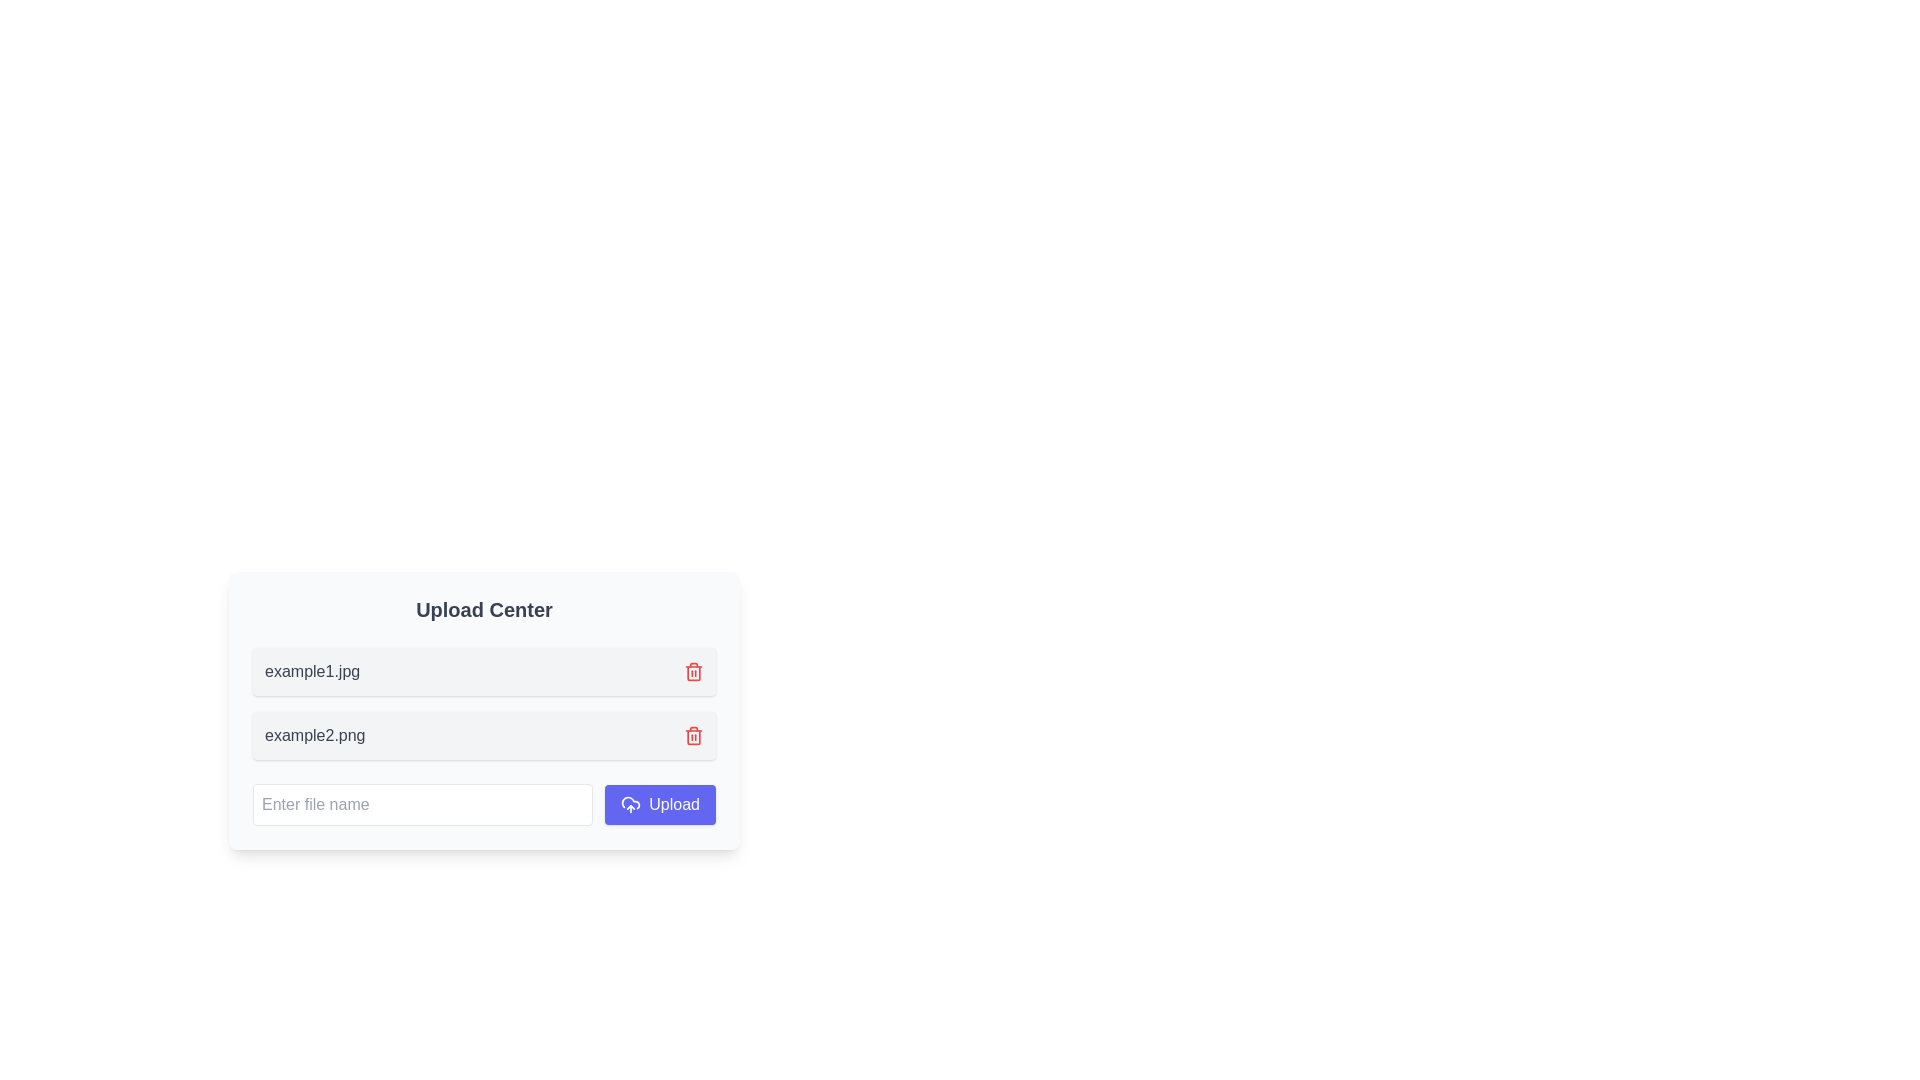  I want to click on the 'Upload' button, which is a white text button on a blue background located at the bottom-right of the file upload area, so click(674, 804).